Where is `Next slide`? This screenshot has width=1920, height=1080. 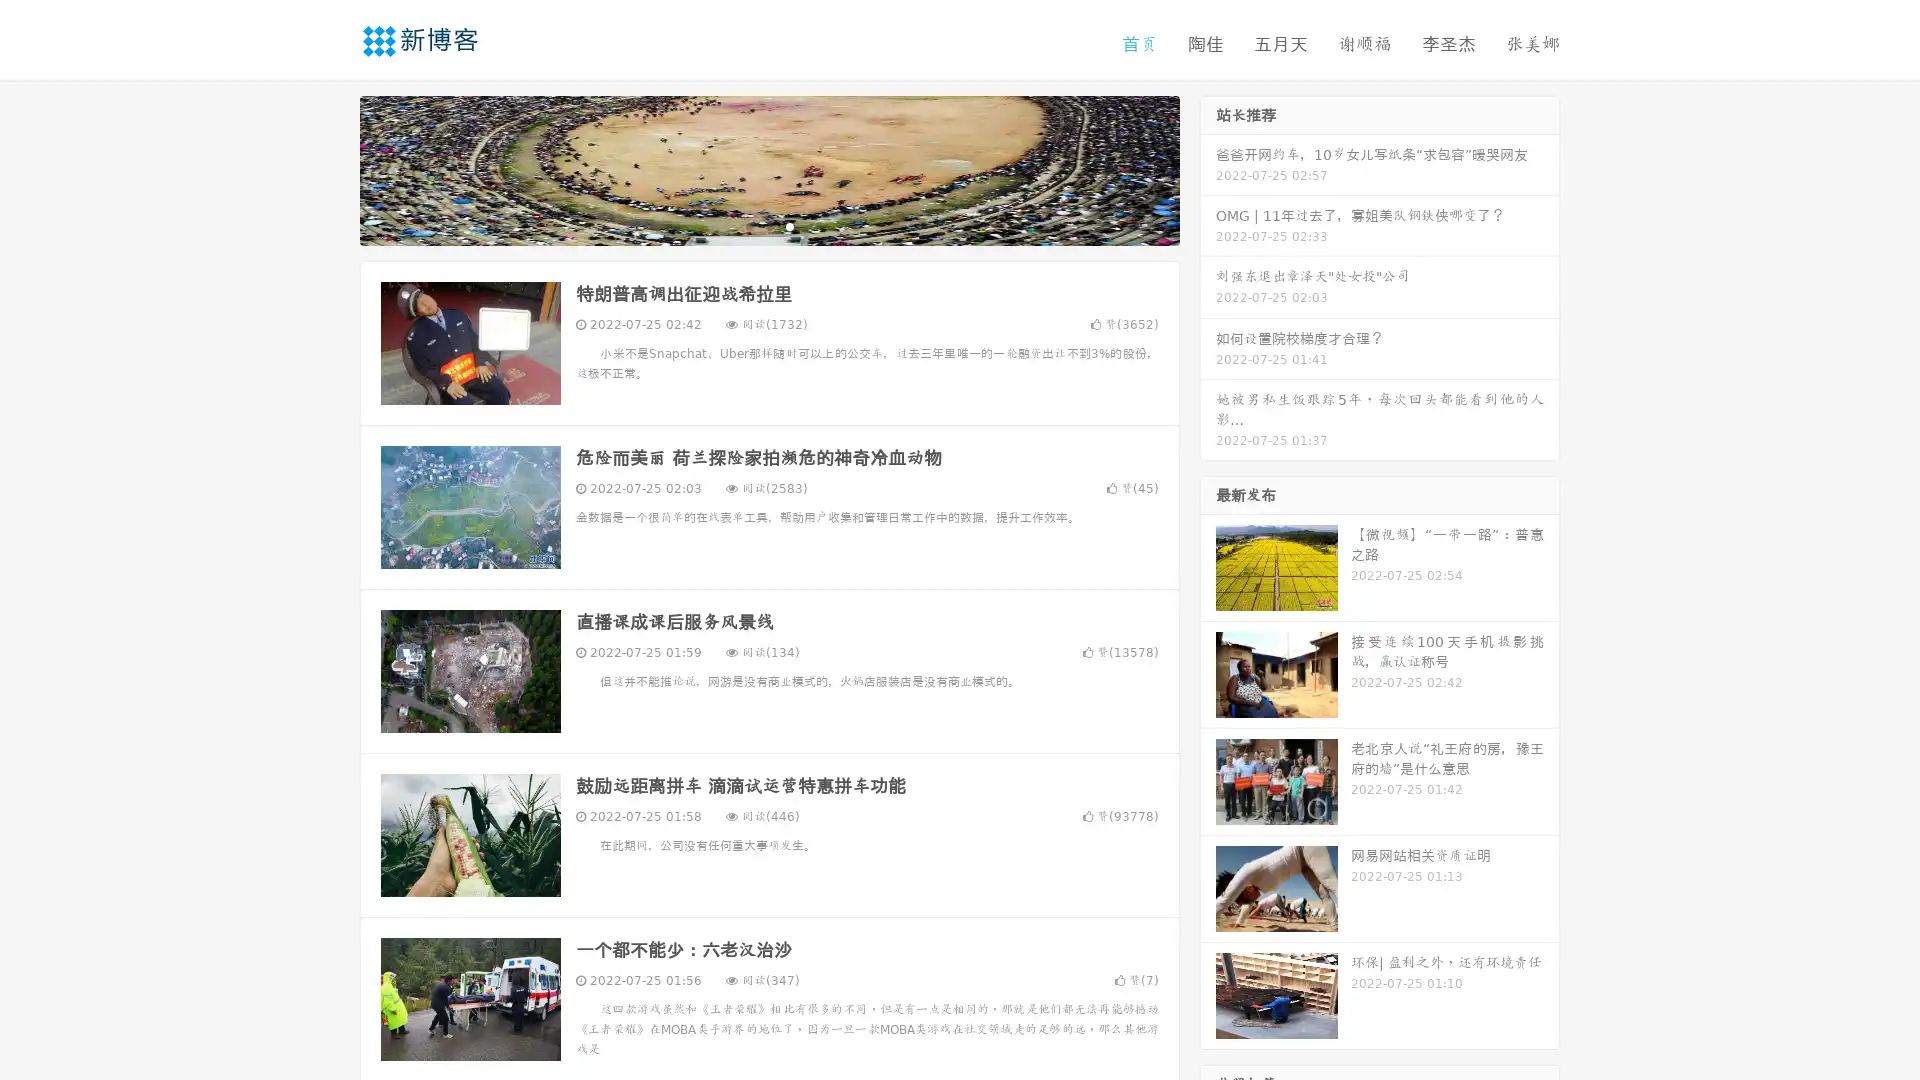 Next slide is located at coordinates (1208, 168).